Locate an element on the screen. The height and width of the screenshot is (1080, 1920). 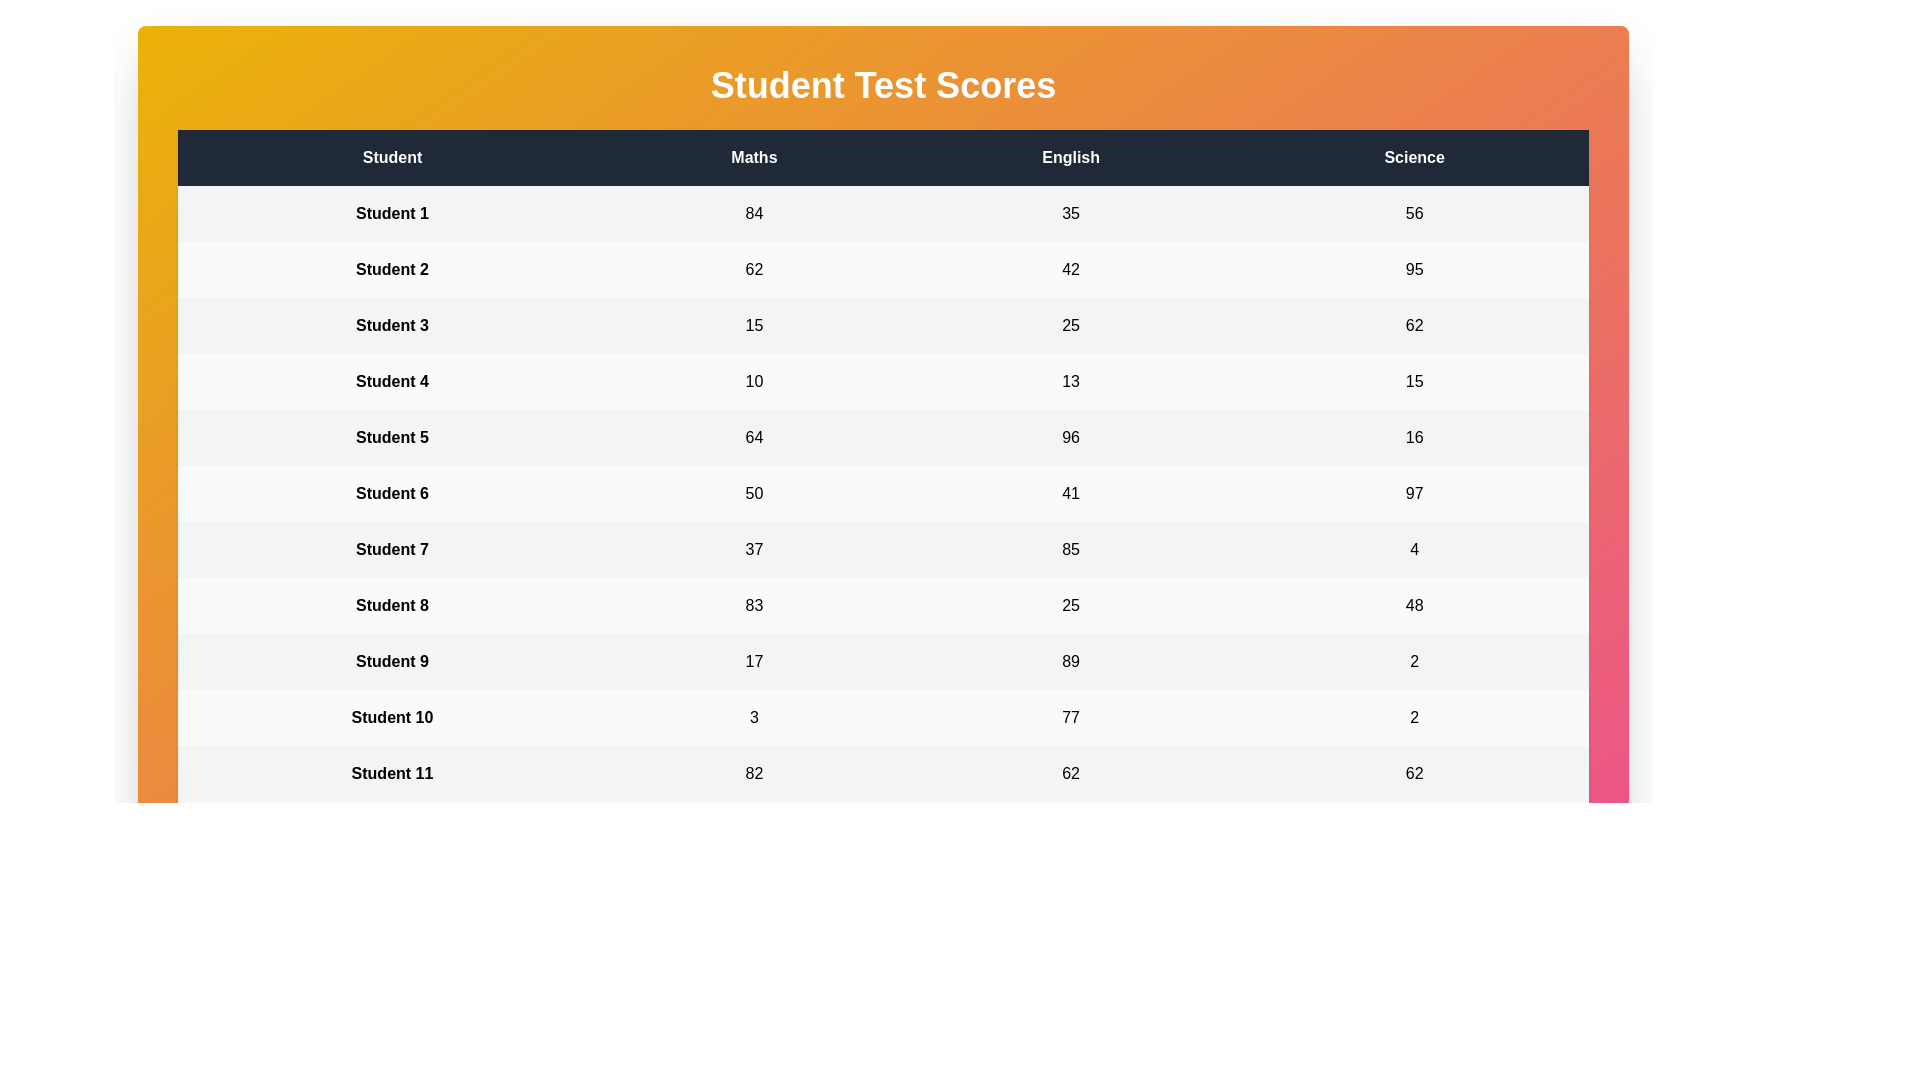
the center of the component to focus it is located at coordinates (882, 546).